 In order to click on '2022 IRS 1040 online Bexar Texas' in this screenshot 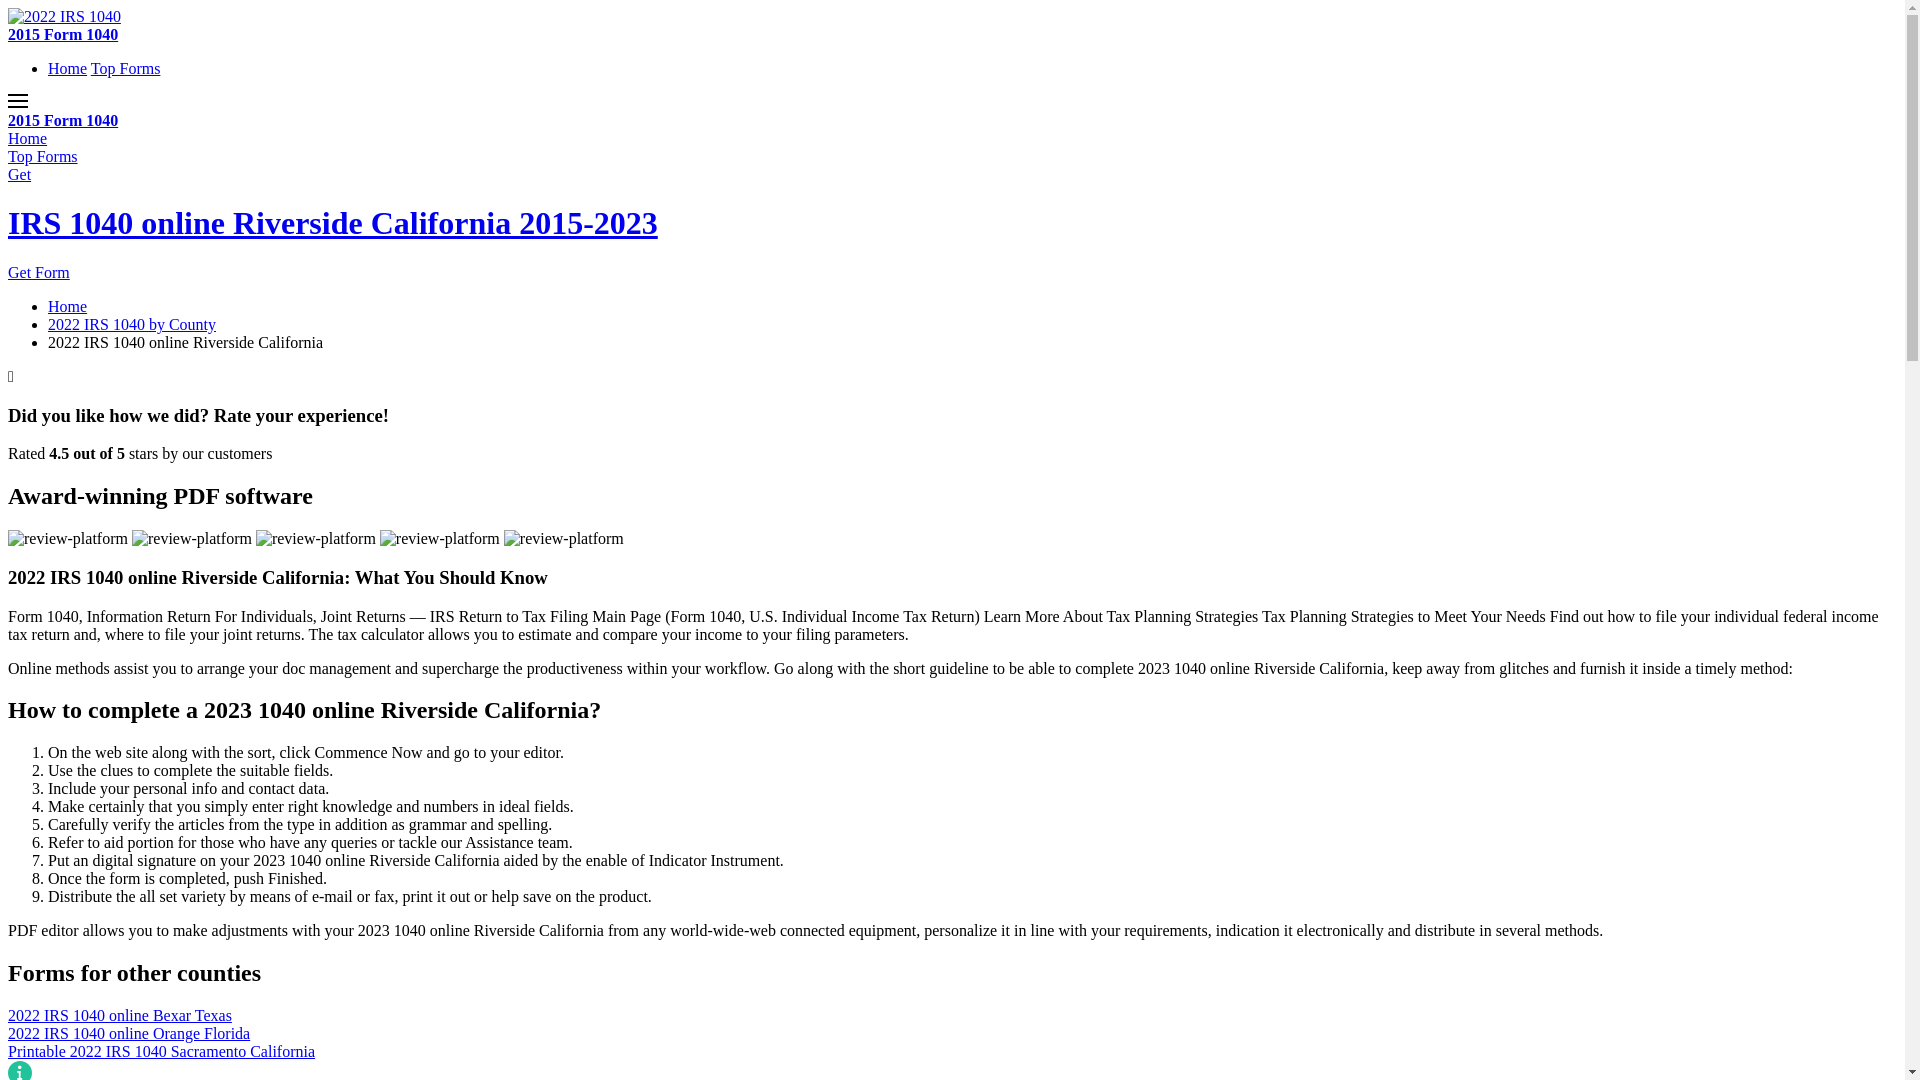, I will do `click(951, 1015)`.